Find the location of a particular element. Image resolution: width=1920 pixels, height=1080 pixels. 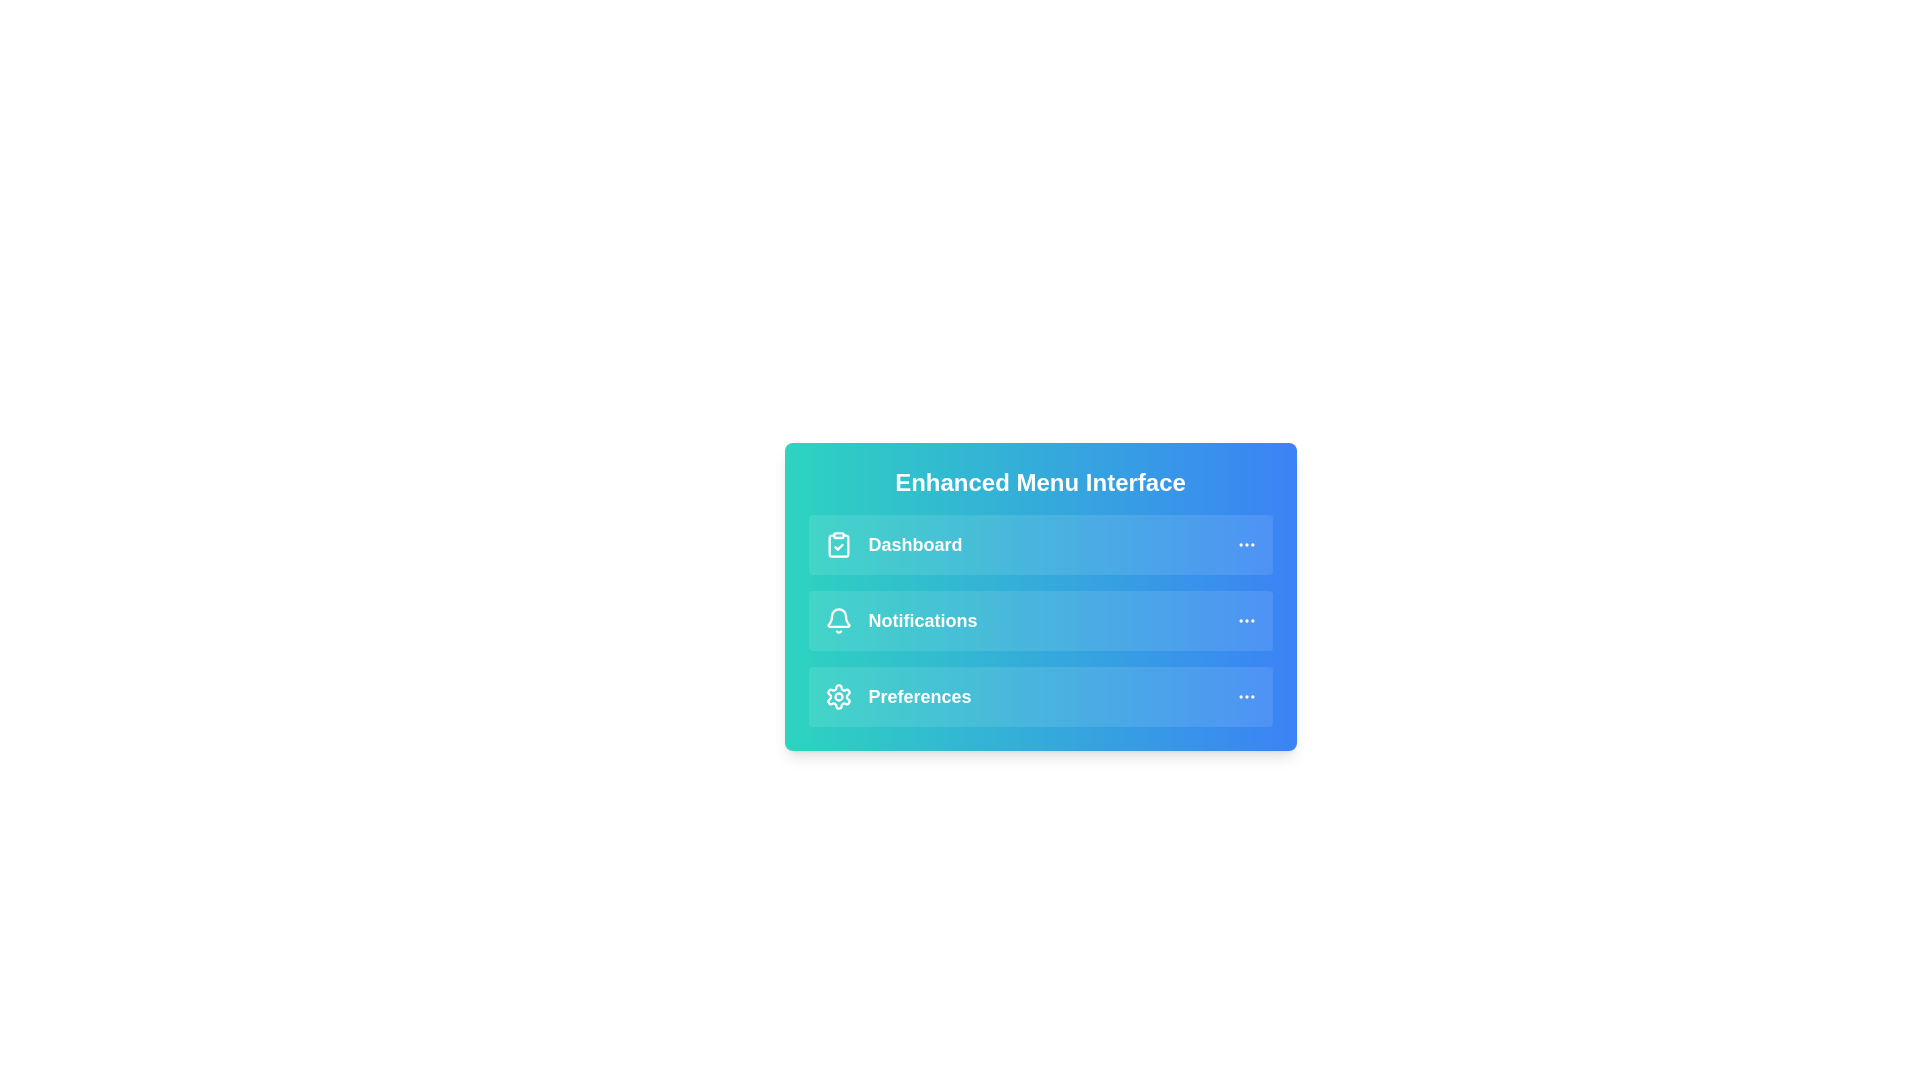

the text label indicating notifications, which is the second item in the vertical menu layout, positioned between 'Dashboard' and 'Preferences' is located at coordinates (921, 620).